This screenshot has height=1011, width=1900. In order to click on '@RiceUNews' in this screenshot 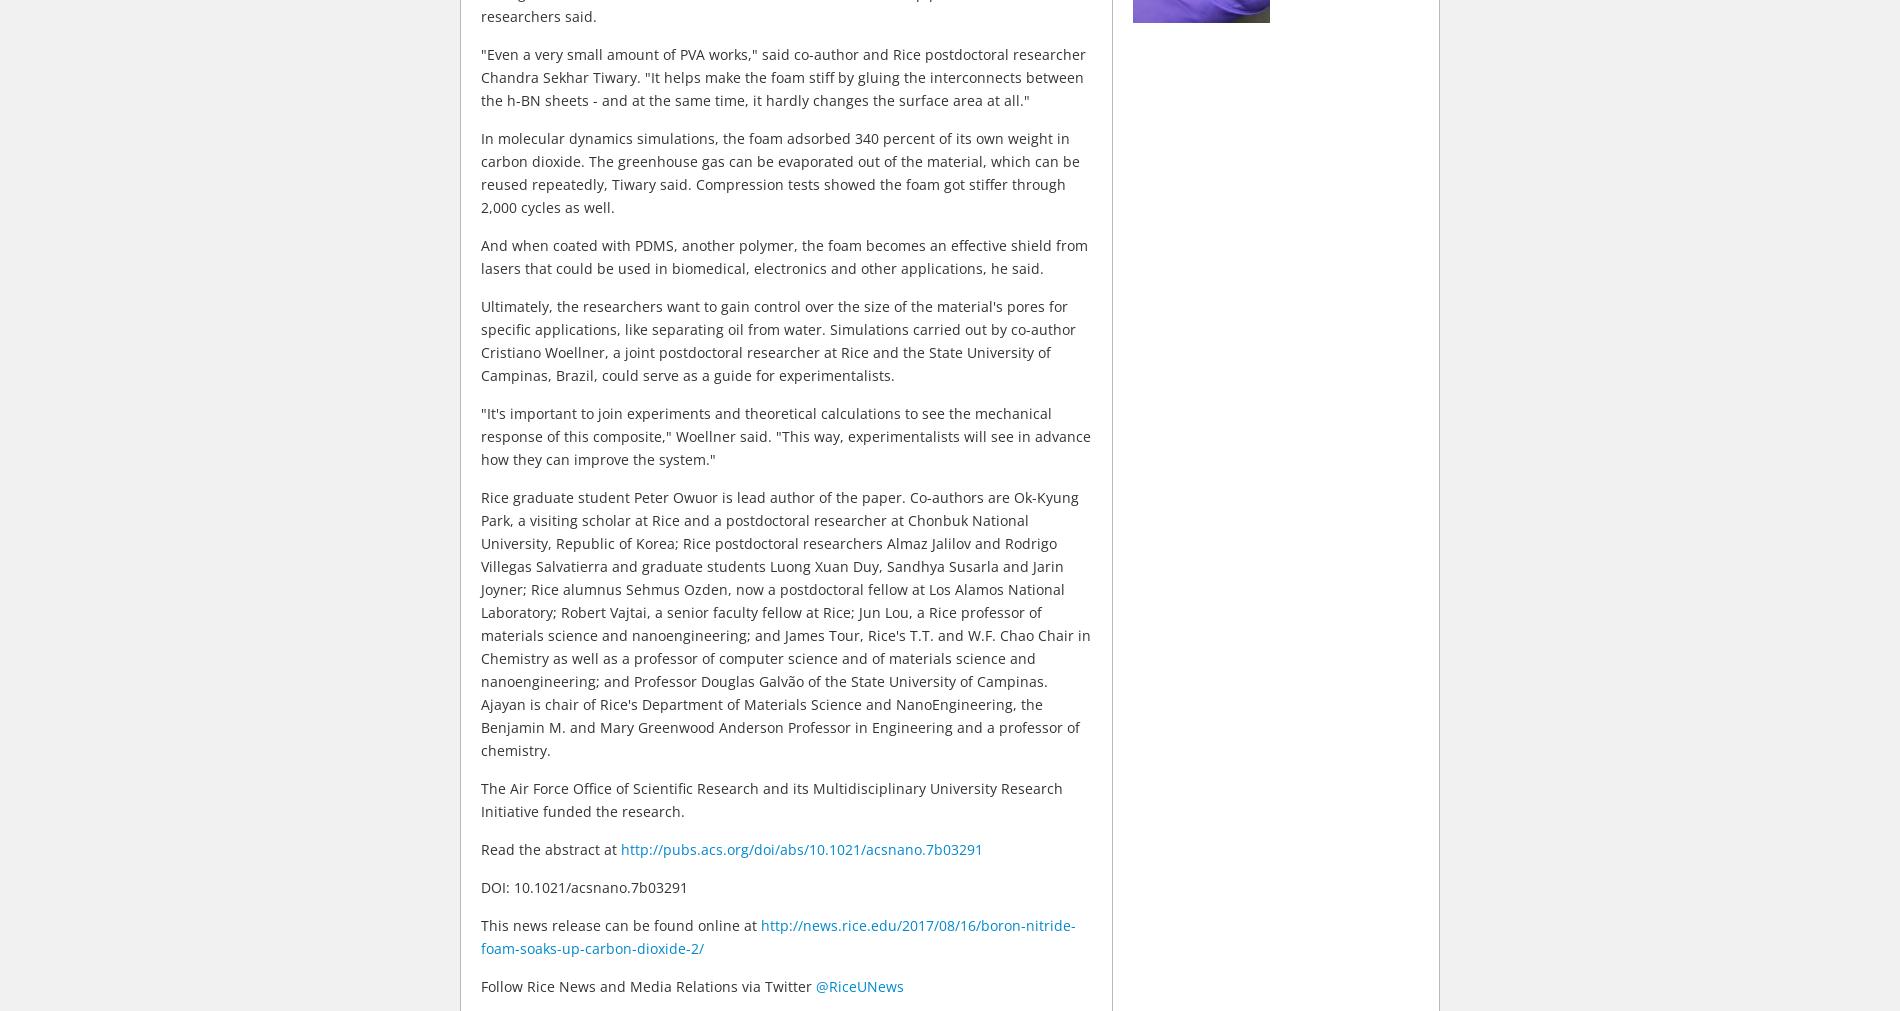, I will do `click(858, 985)`.